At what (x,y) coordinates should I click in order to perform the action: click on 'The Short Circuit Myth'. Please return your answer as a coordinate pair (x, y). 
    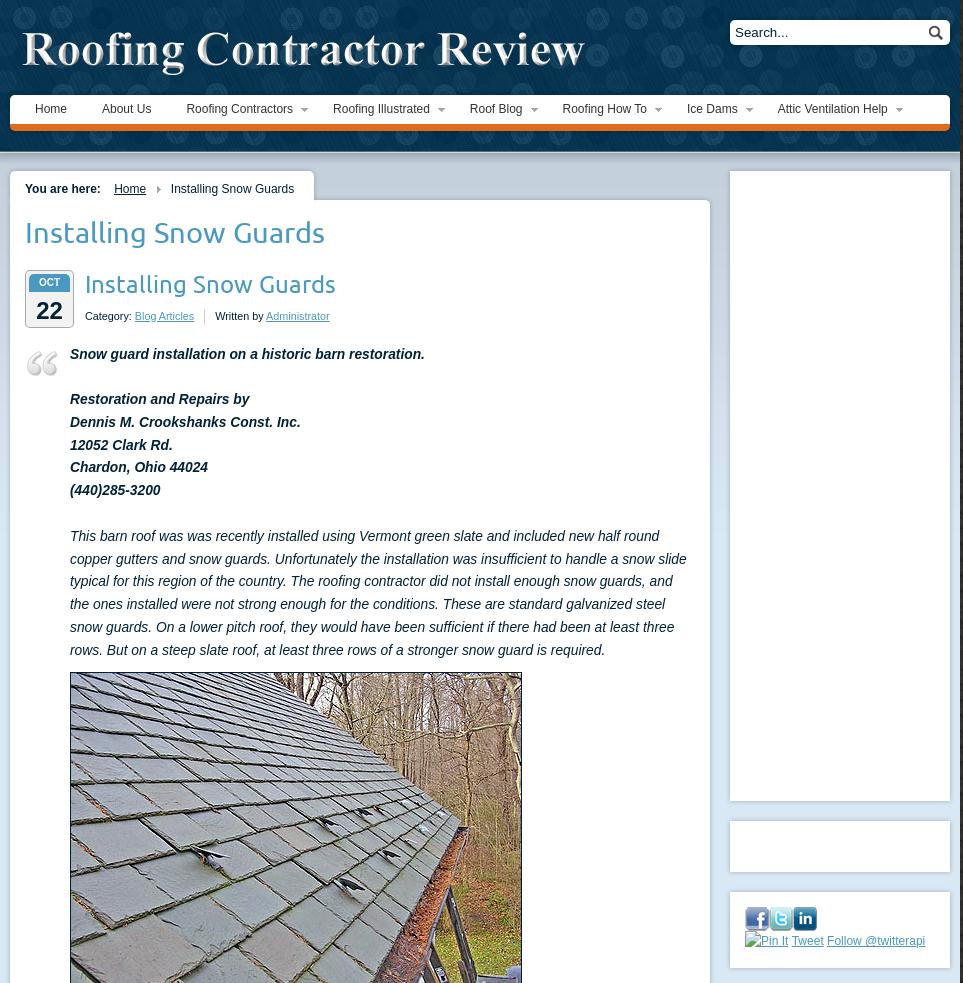
    Looking at the image, I should click on (837, 290).